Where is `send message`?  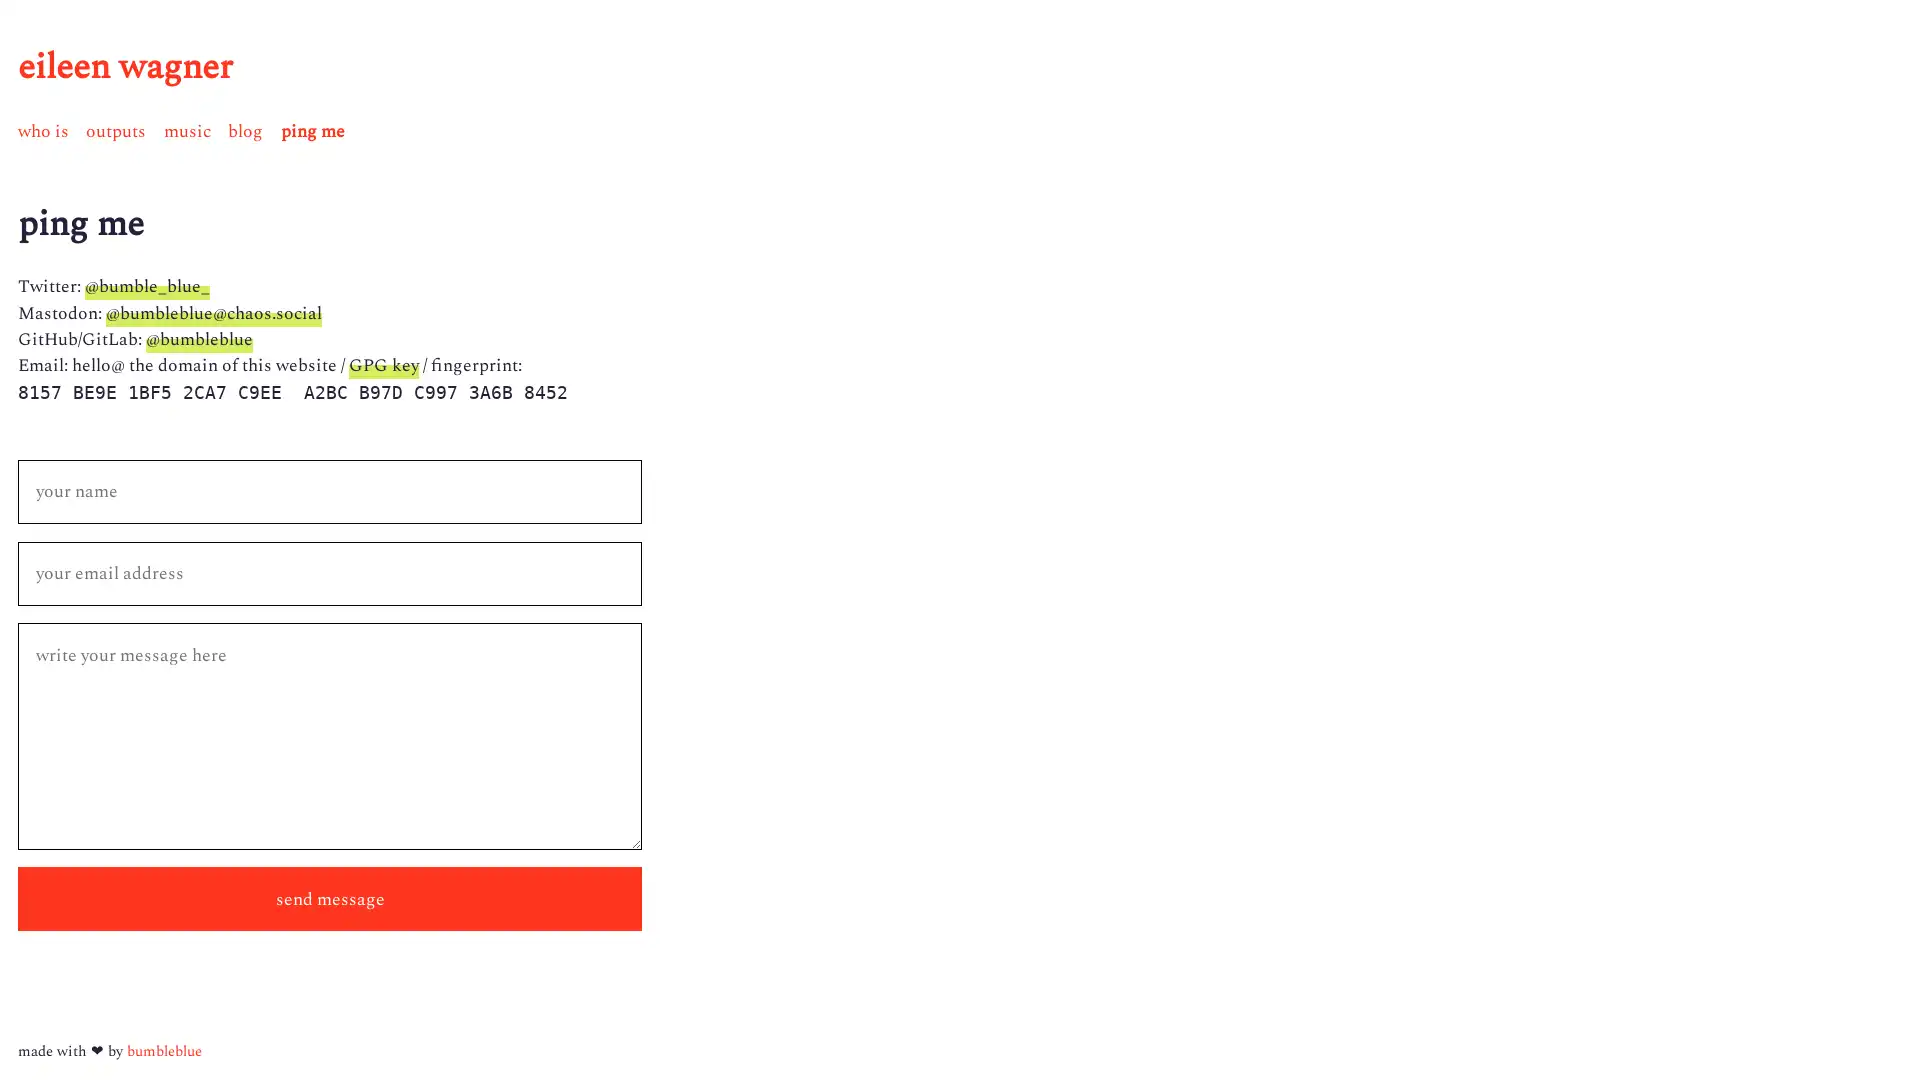 send message is located at coordinates (329, 897).